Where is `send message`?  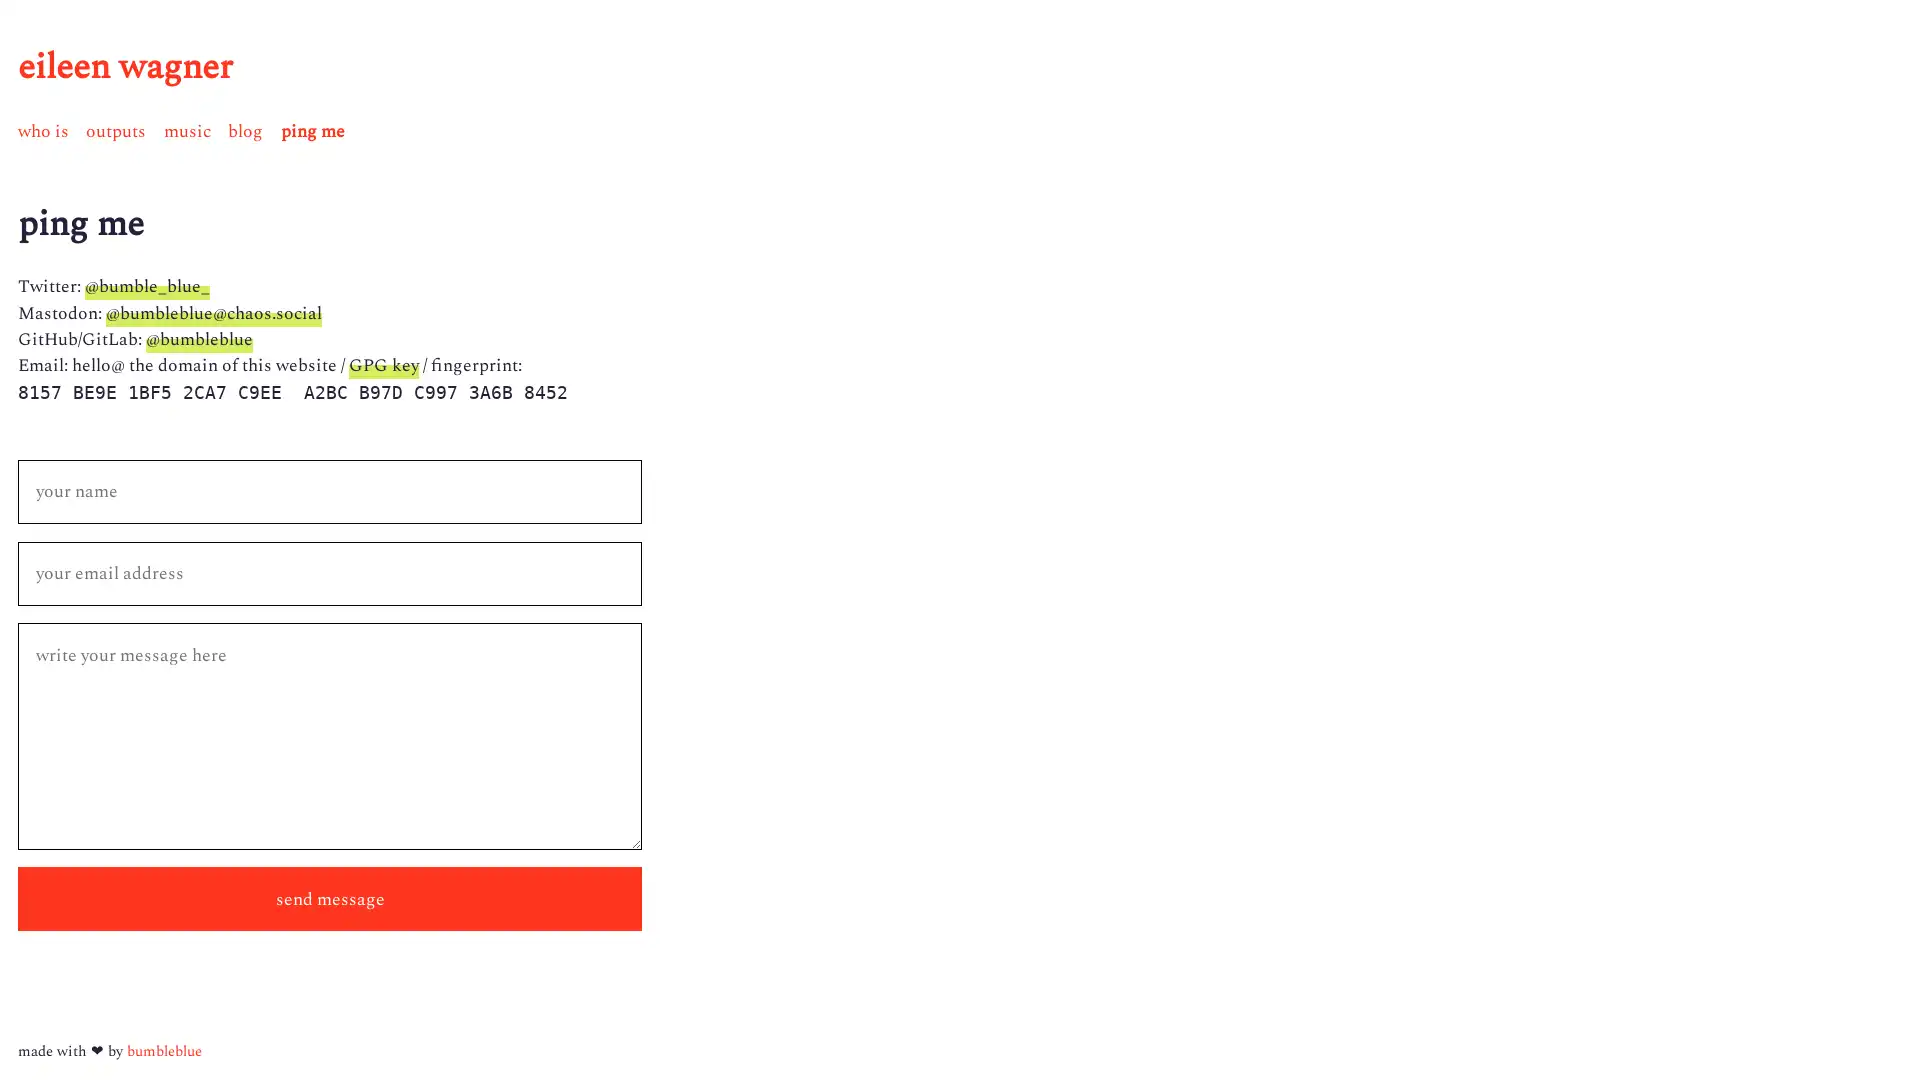 send message is located at coordinates (329, 897).